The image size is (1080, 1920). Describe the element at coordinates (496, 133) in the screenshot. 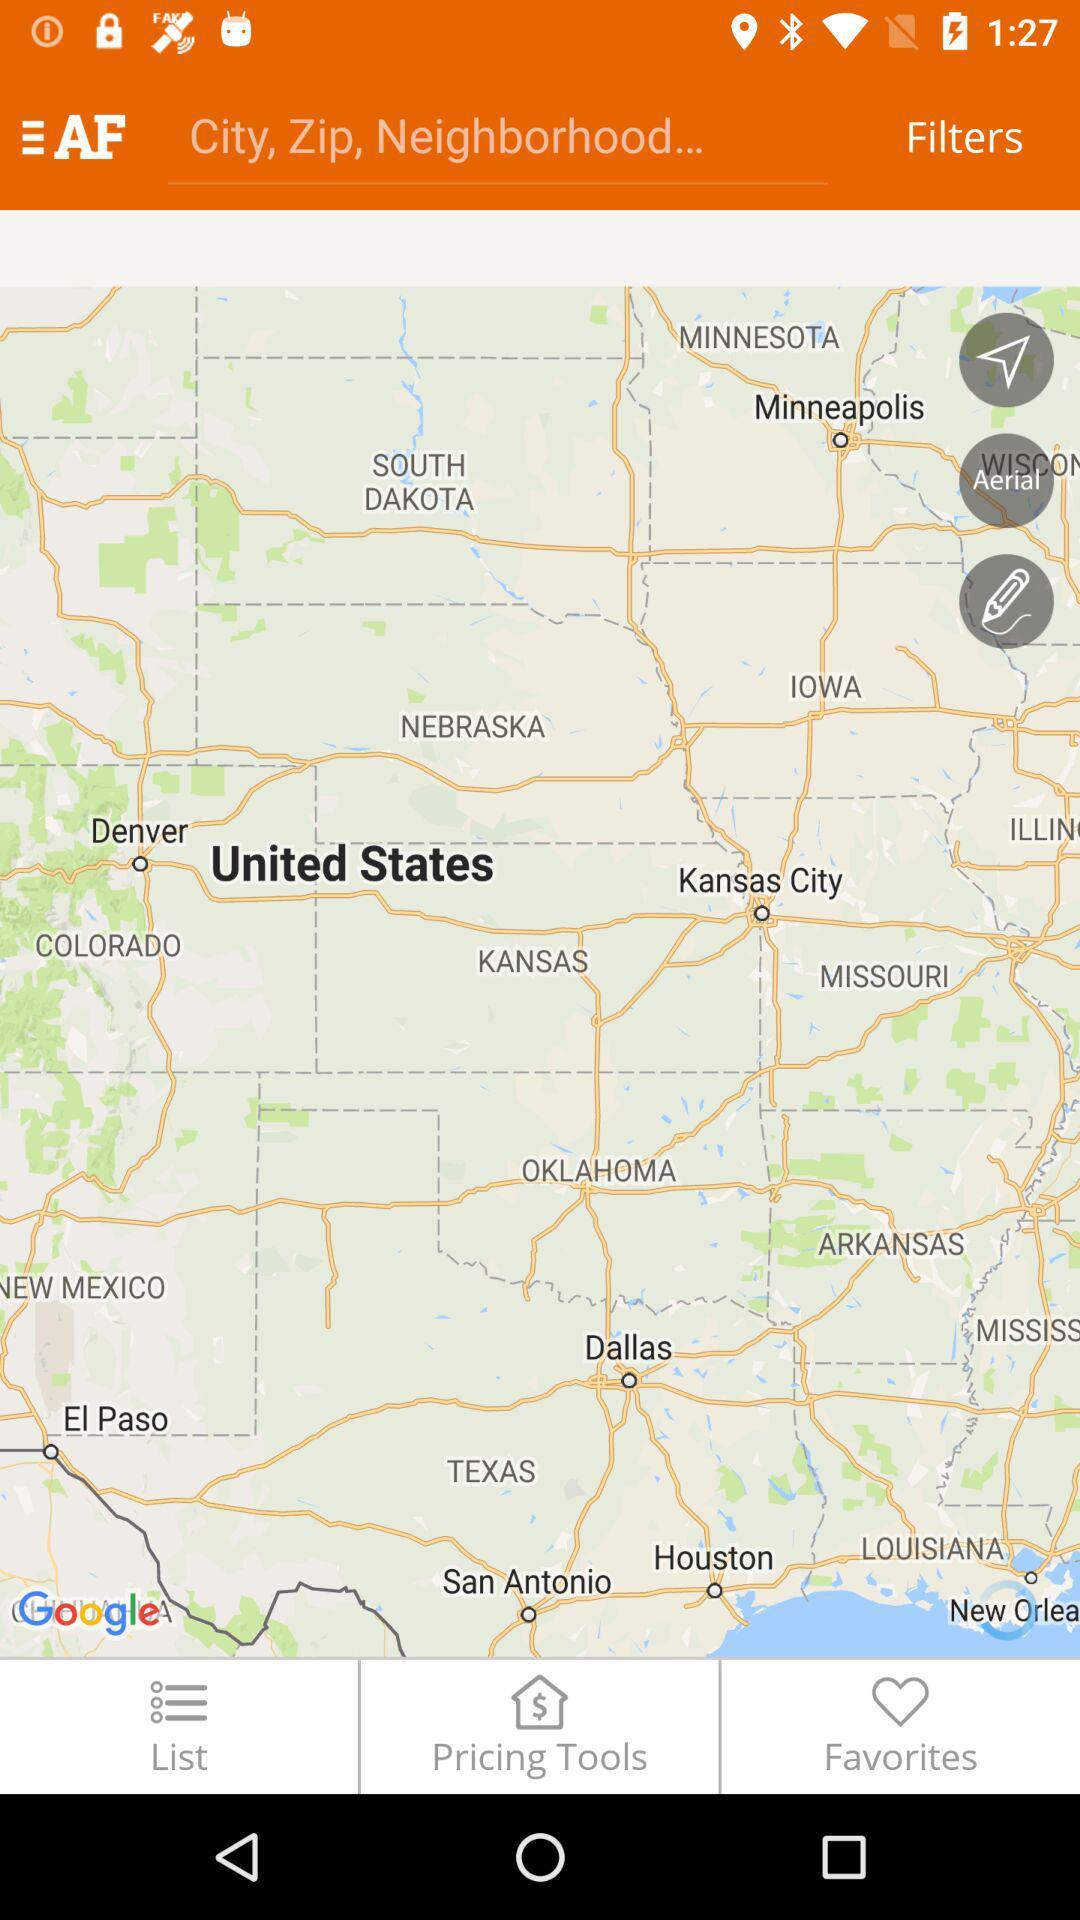

I see `the icon to the left of filters icon` at that location.